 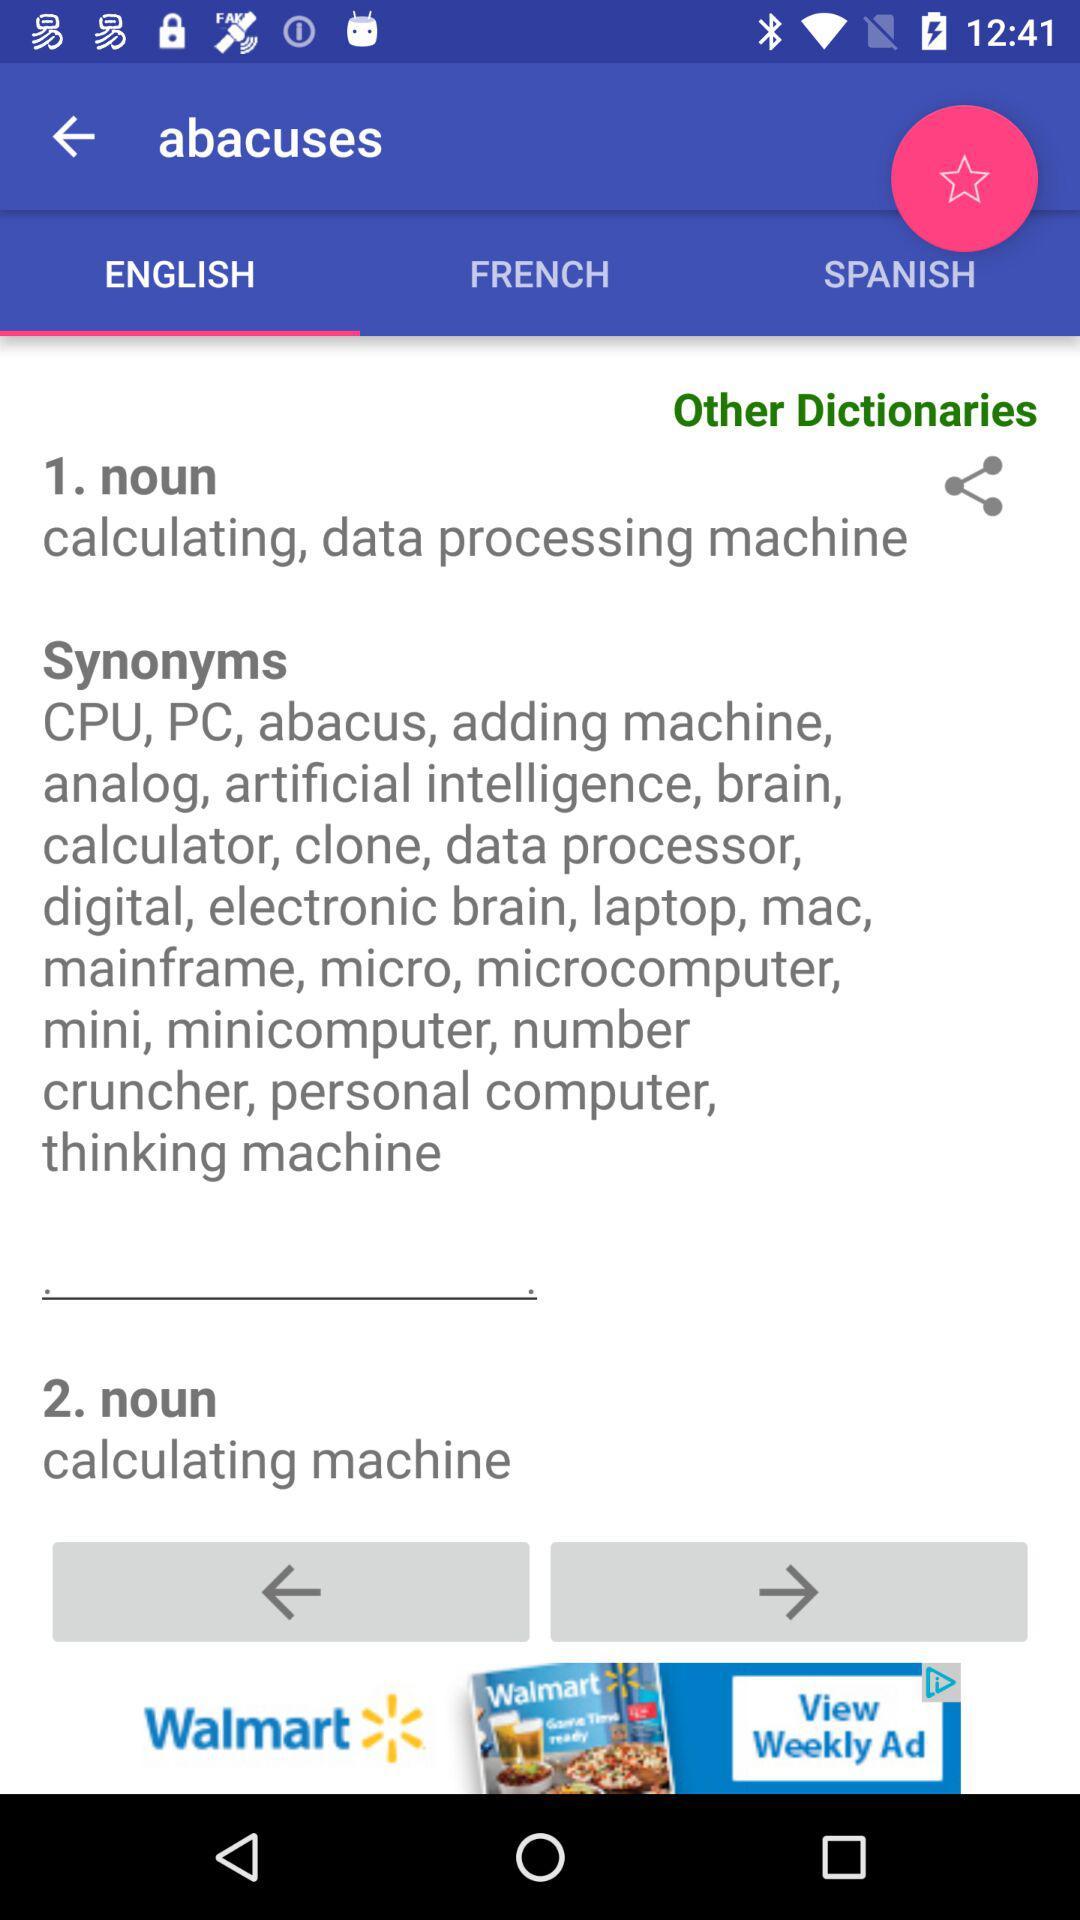 What do you see at coordinates (969, 485) in the screenshot?
I see `share option` at bounding box center [969, 485].